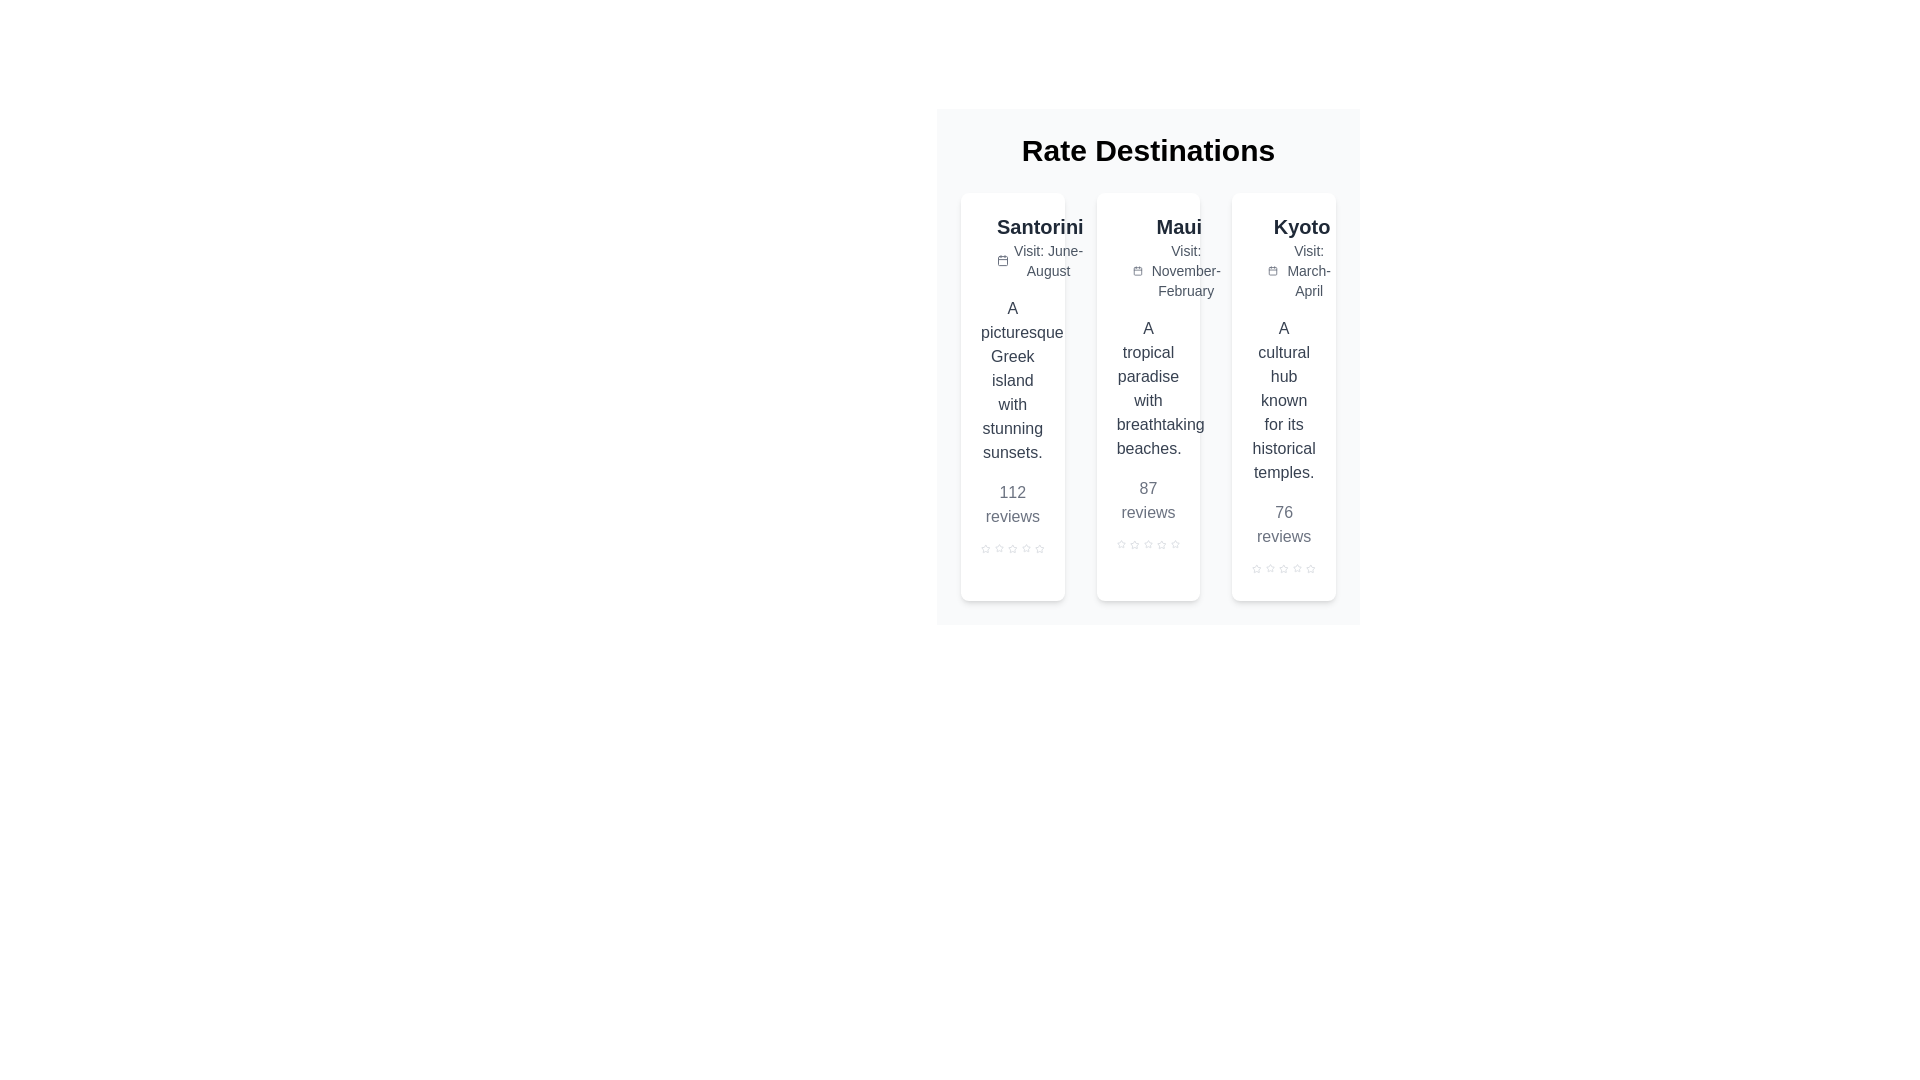  What do you see at coordinates (1302, 256) in the screenshot?
I see `informational text block that provides details about the destination 'Kyoto', which is located under the title 'Rate Destinations'` at bounding box center [1302, 256].